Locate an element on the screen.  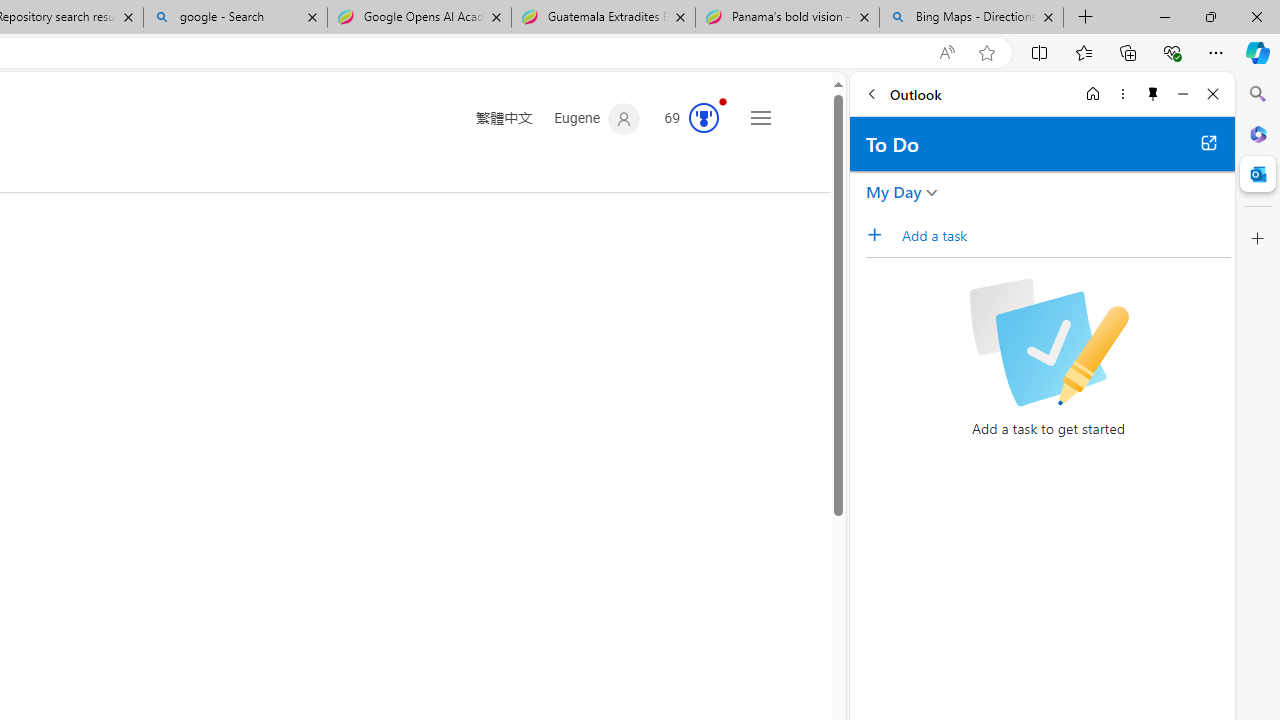
'AutomationID: rh_meter' is located at coordinates (704, 118).